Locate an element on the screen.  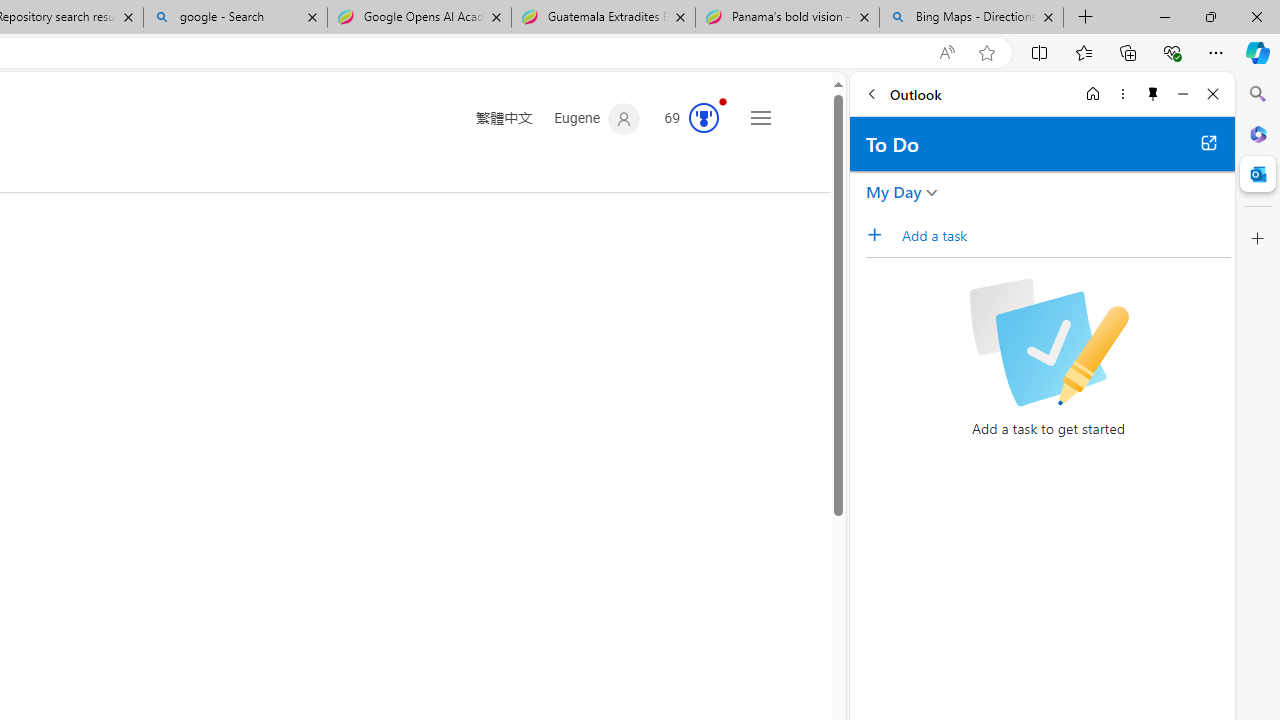
'AutomationID: rh_meter' is located at coordinates (704, 118).